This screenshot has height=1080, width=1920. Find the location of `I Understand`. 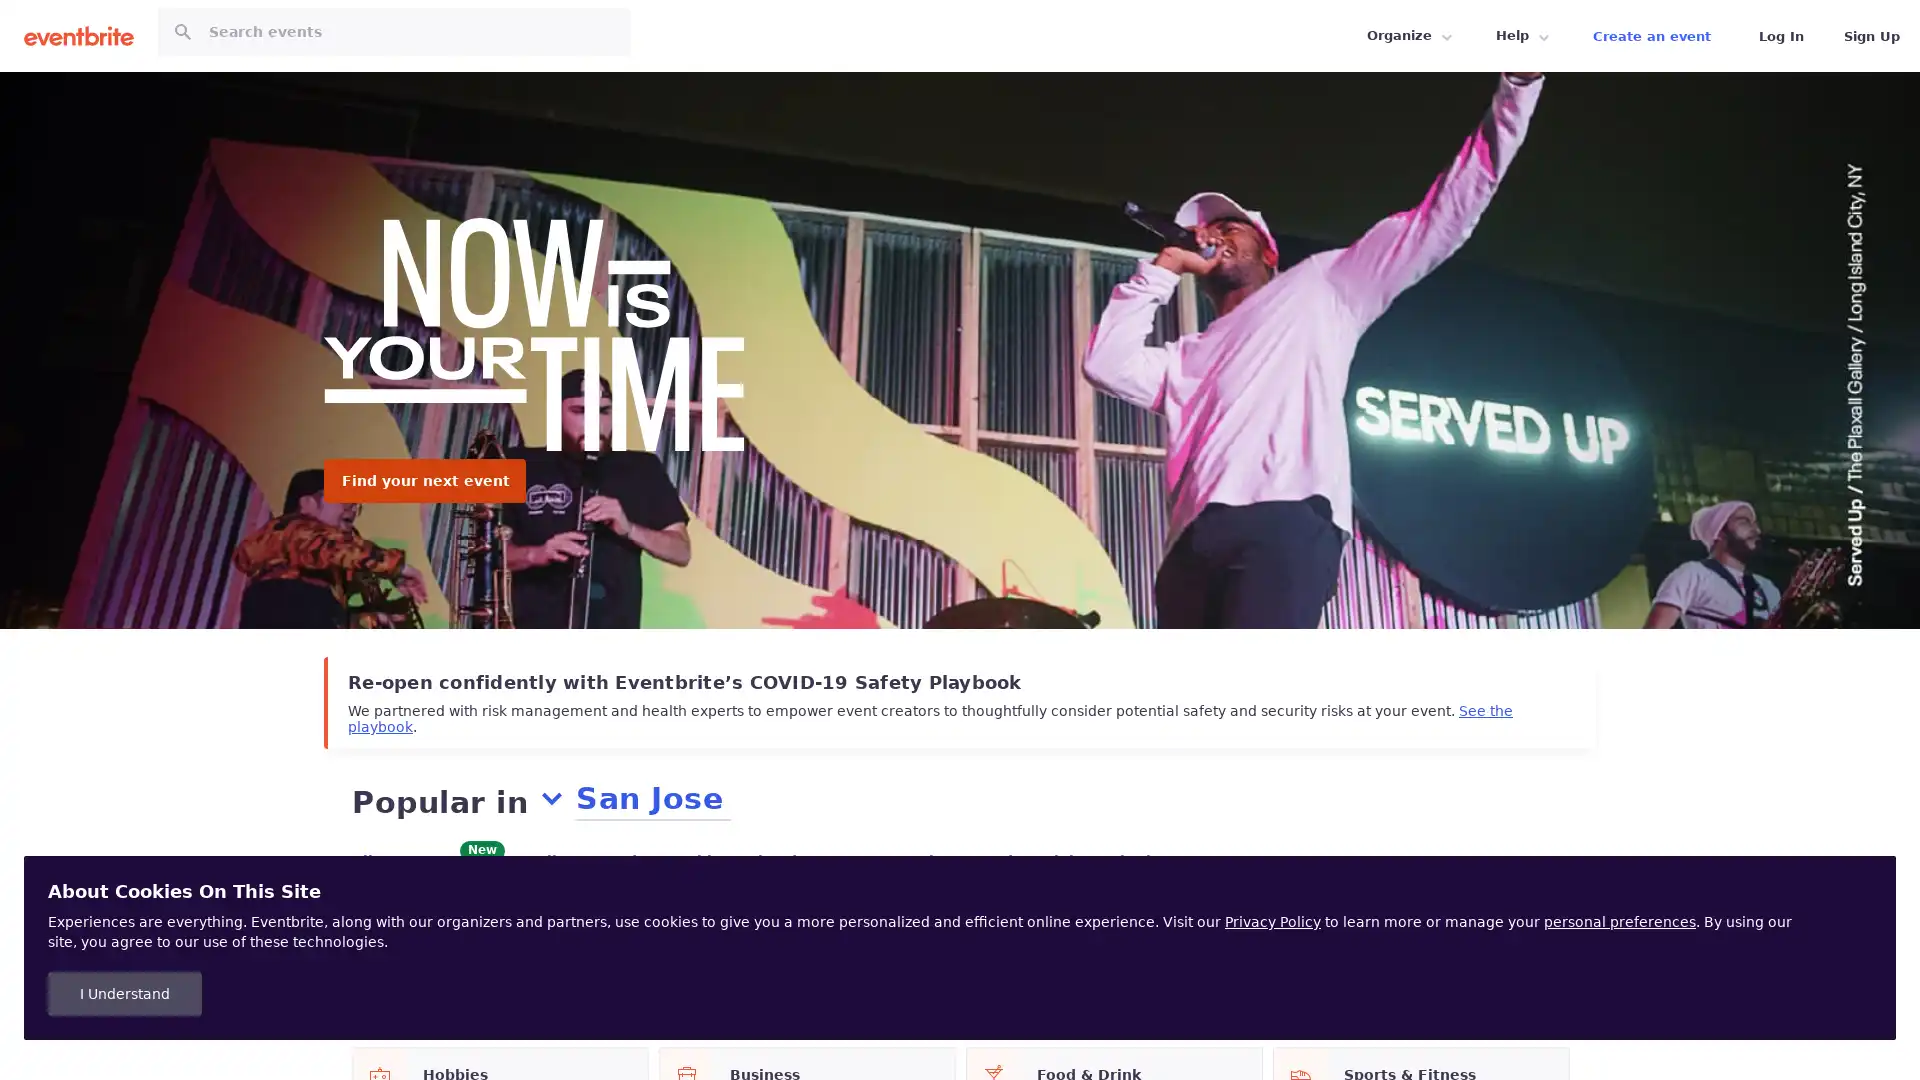

I Understand is located at coordinates (123, 994).